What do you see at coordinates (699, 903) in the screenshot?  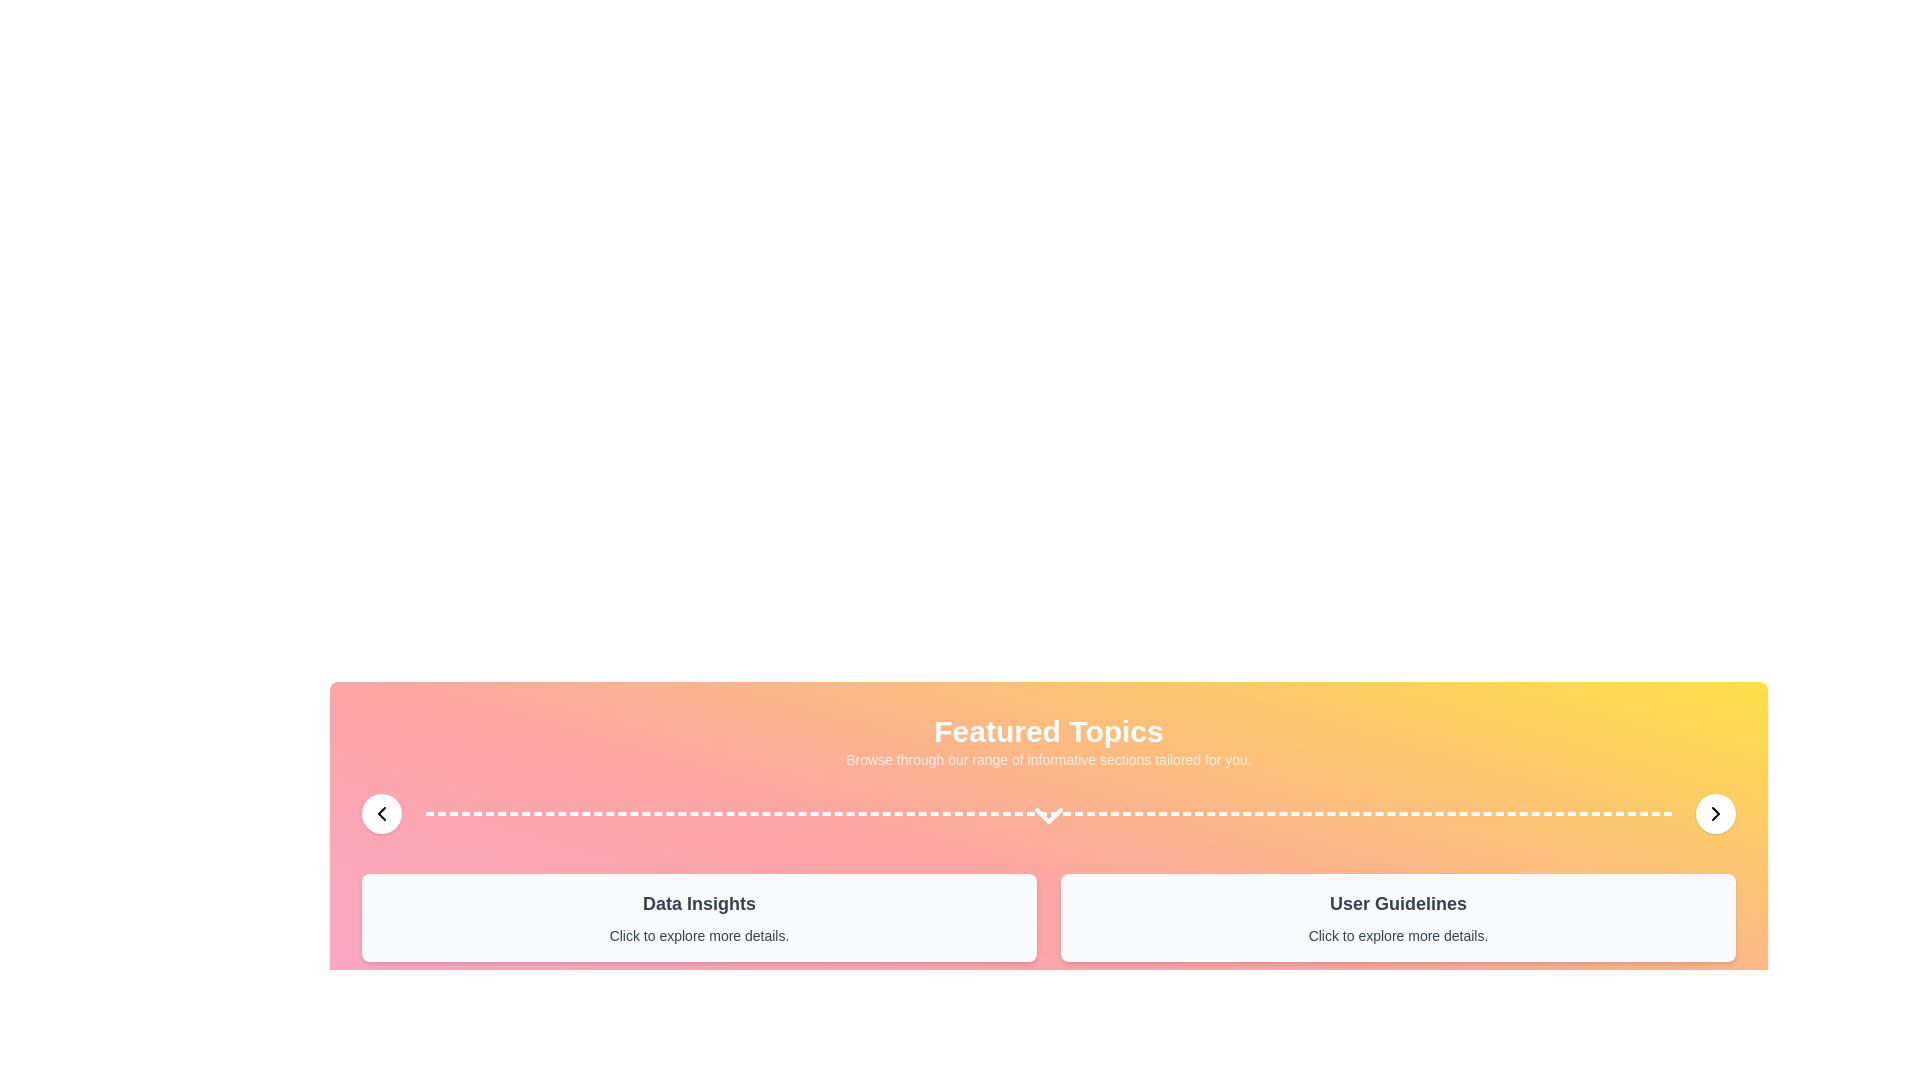 I see `bold, large-font text labeled 'Data Insights' located at the top of the left card within the bottom section of the interface` at bounding box center [699, 903].